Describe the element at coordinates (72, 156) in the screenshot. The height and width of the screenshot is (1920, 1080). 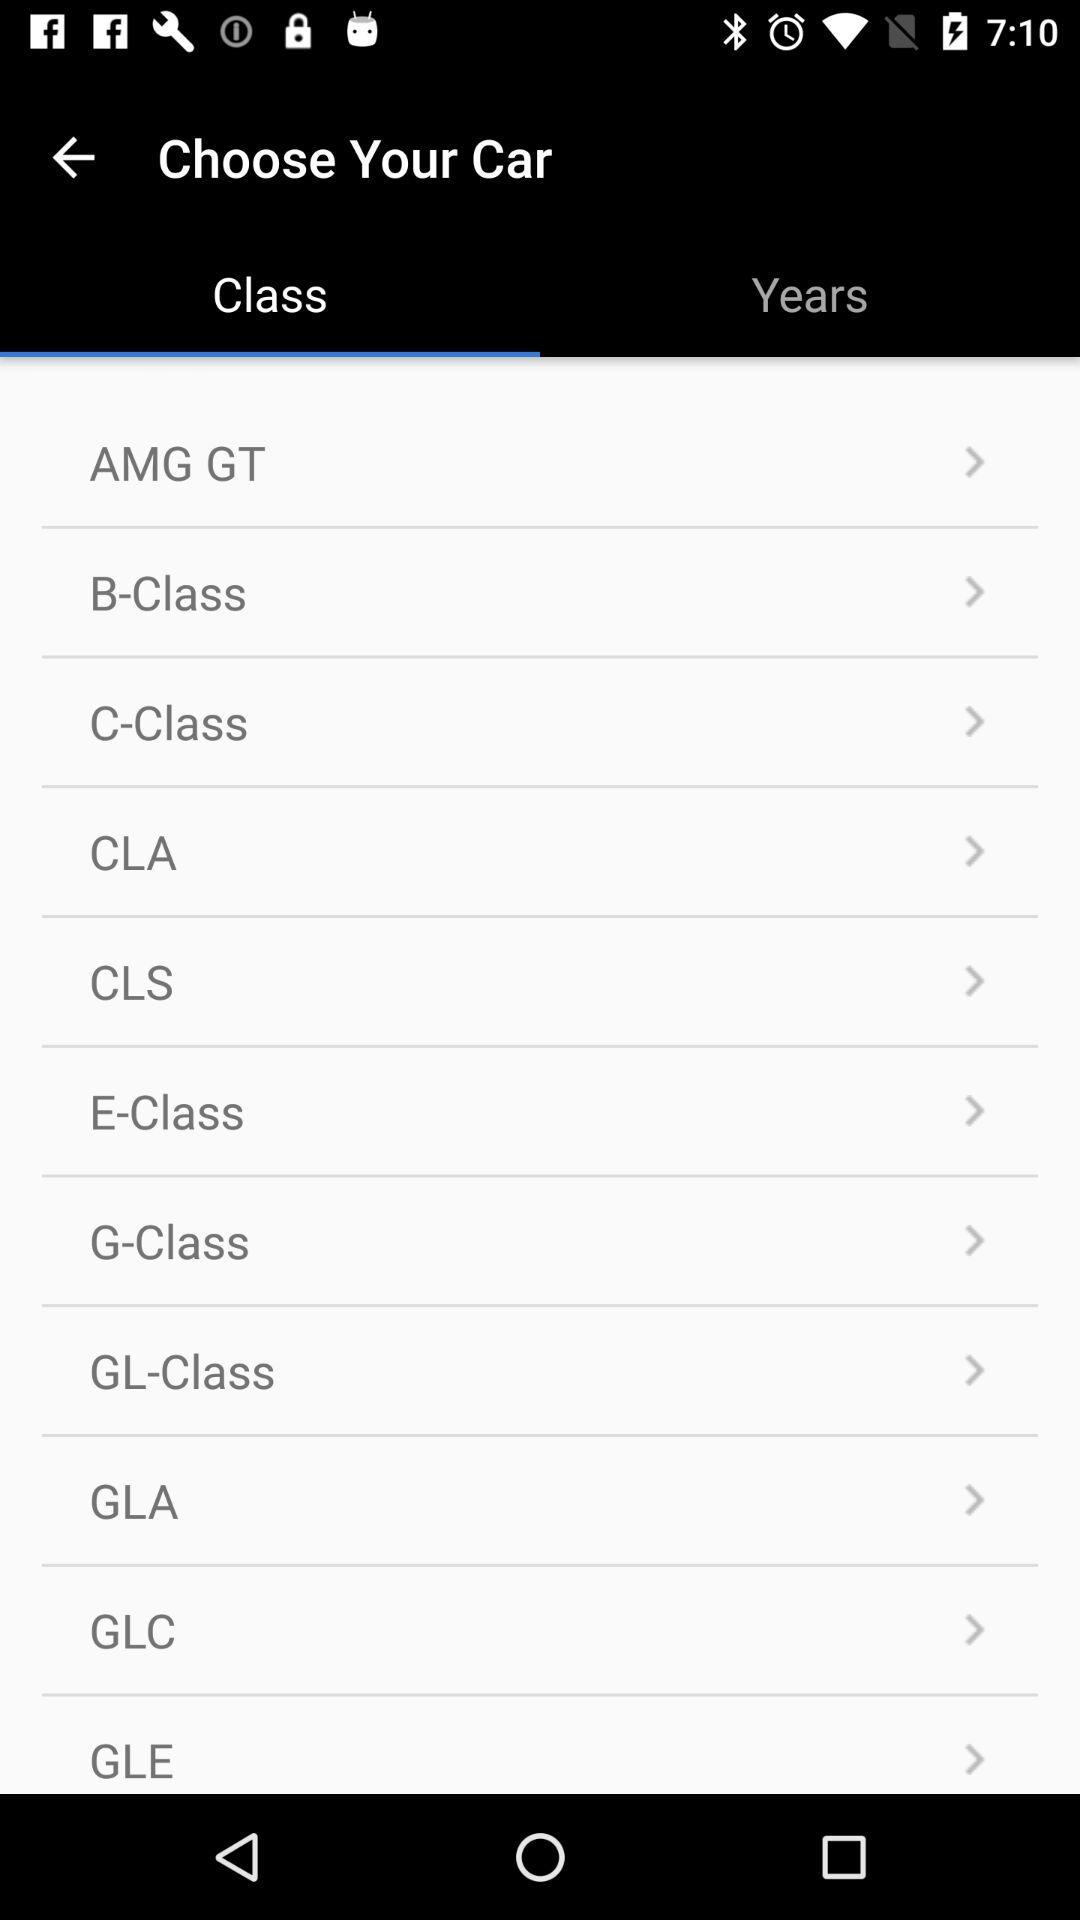
I see `the item above amg gt icon` at that location.